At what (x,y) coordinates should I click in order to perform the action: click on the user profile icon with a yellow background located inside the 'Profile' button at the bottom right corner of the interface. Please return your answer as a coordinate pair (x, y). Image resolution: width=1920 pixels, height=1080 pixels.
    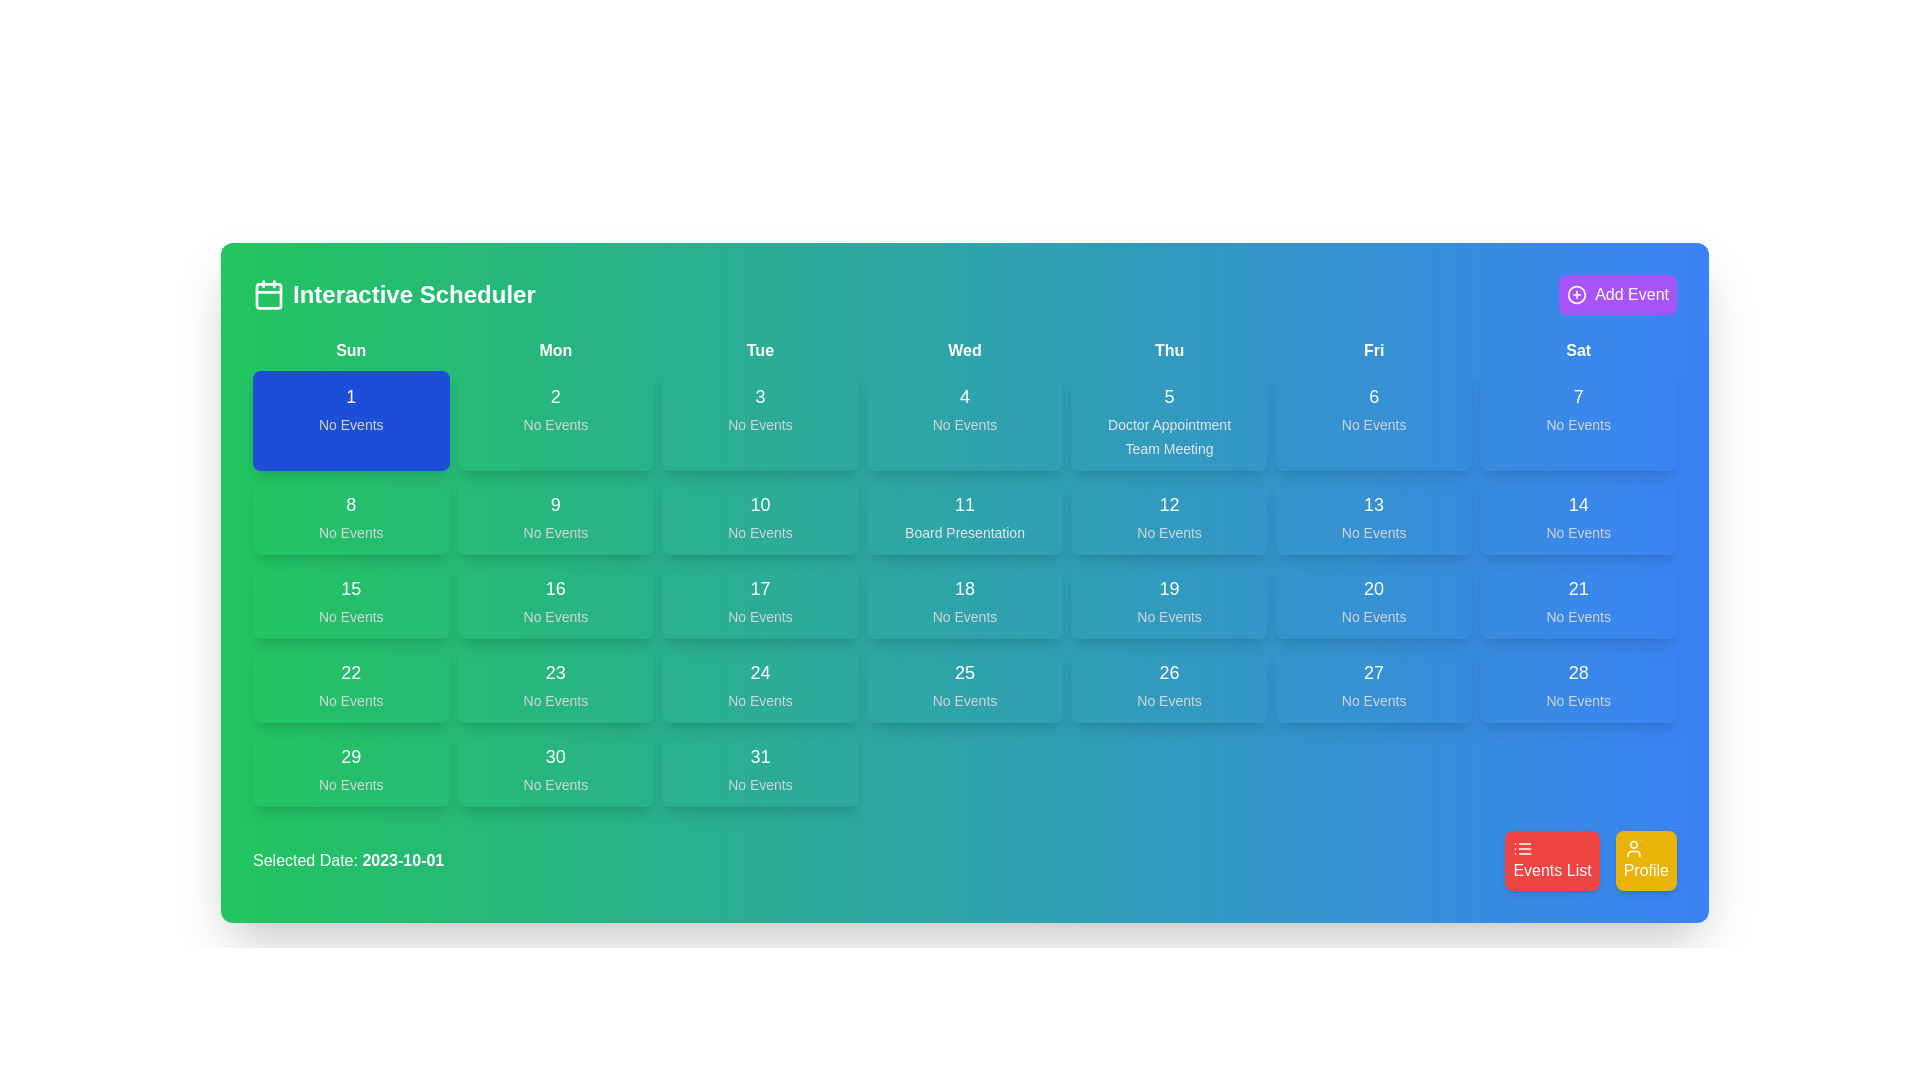
    Looking at the image, I should click on (1633, 848).